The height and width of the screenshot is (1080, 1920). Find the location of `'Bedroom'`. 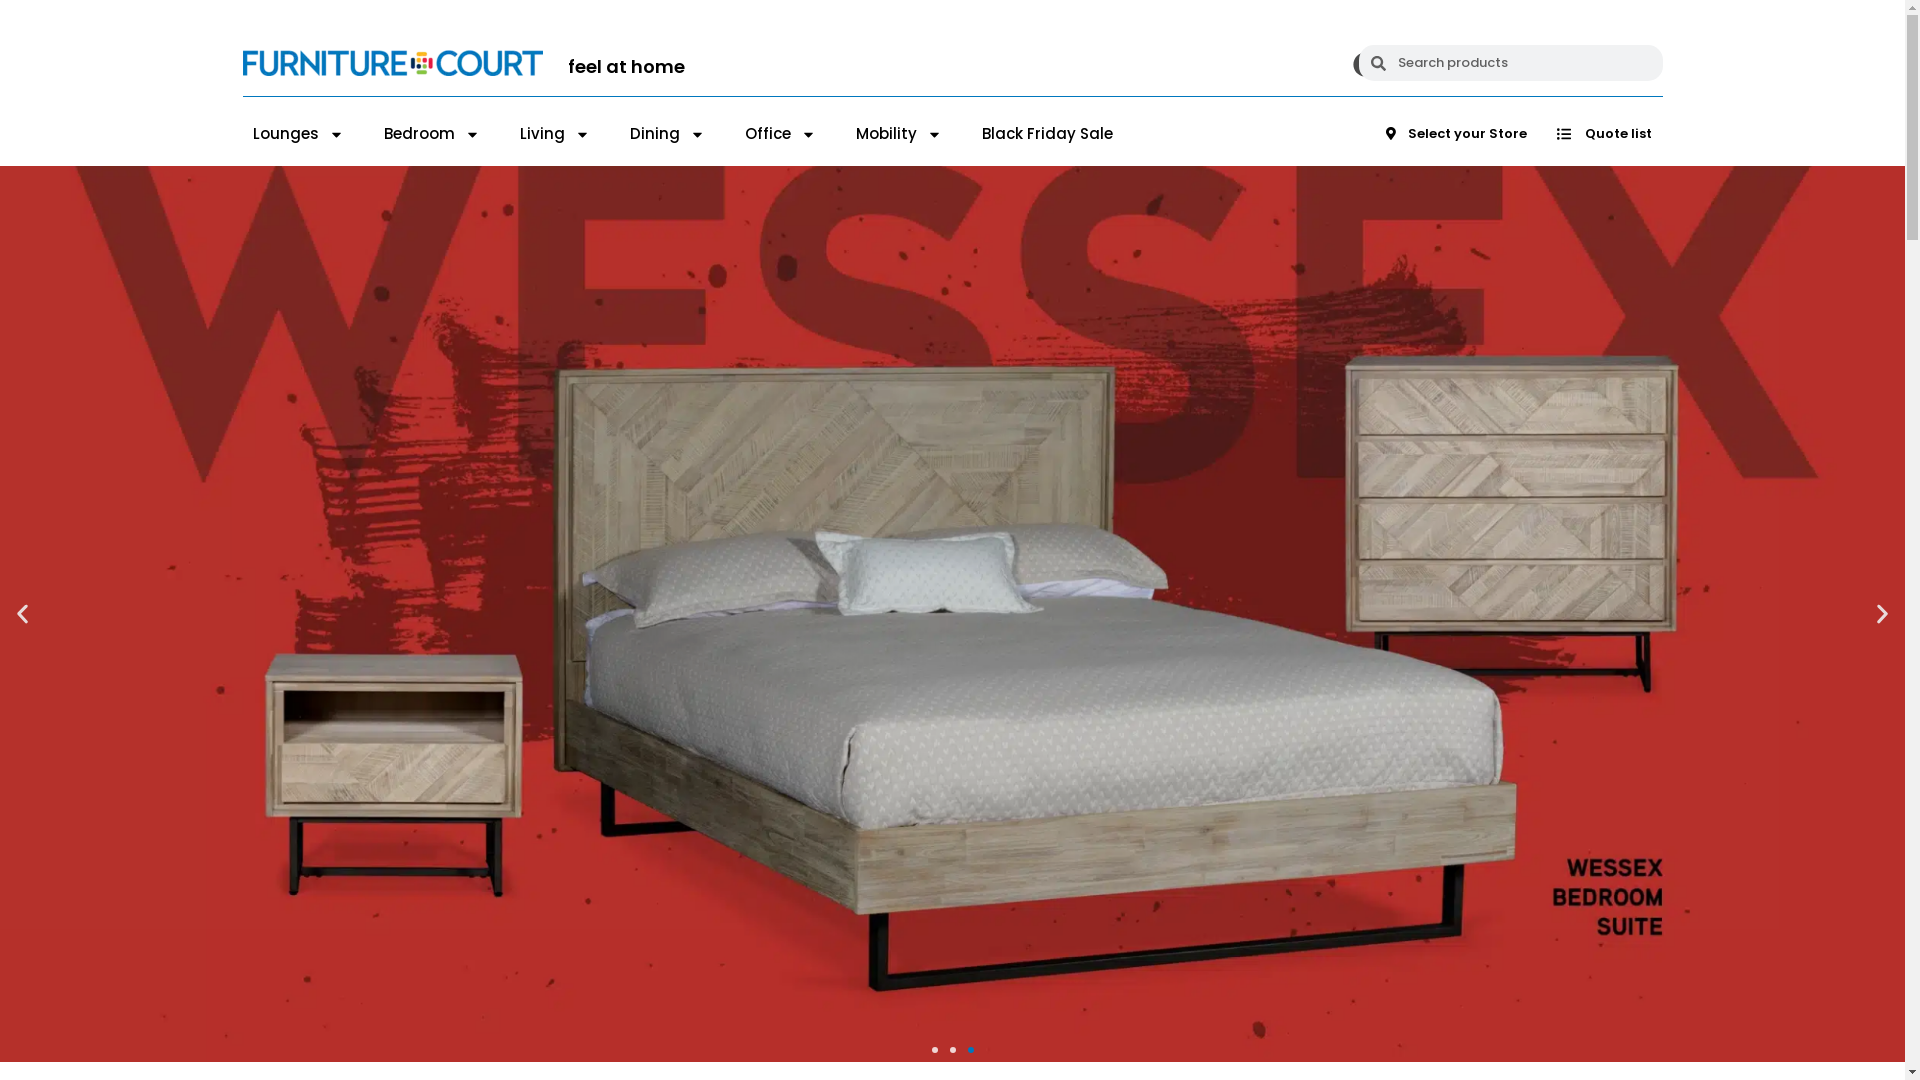

'Bedroom' is located at coordinates (431, 134).